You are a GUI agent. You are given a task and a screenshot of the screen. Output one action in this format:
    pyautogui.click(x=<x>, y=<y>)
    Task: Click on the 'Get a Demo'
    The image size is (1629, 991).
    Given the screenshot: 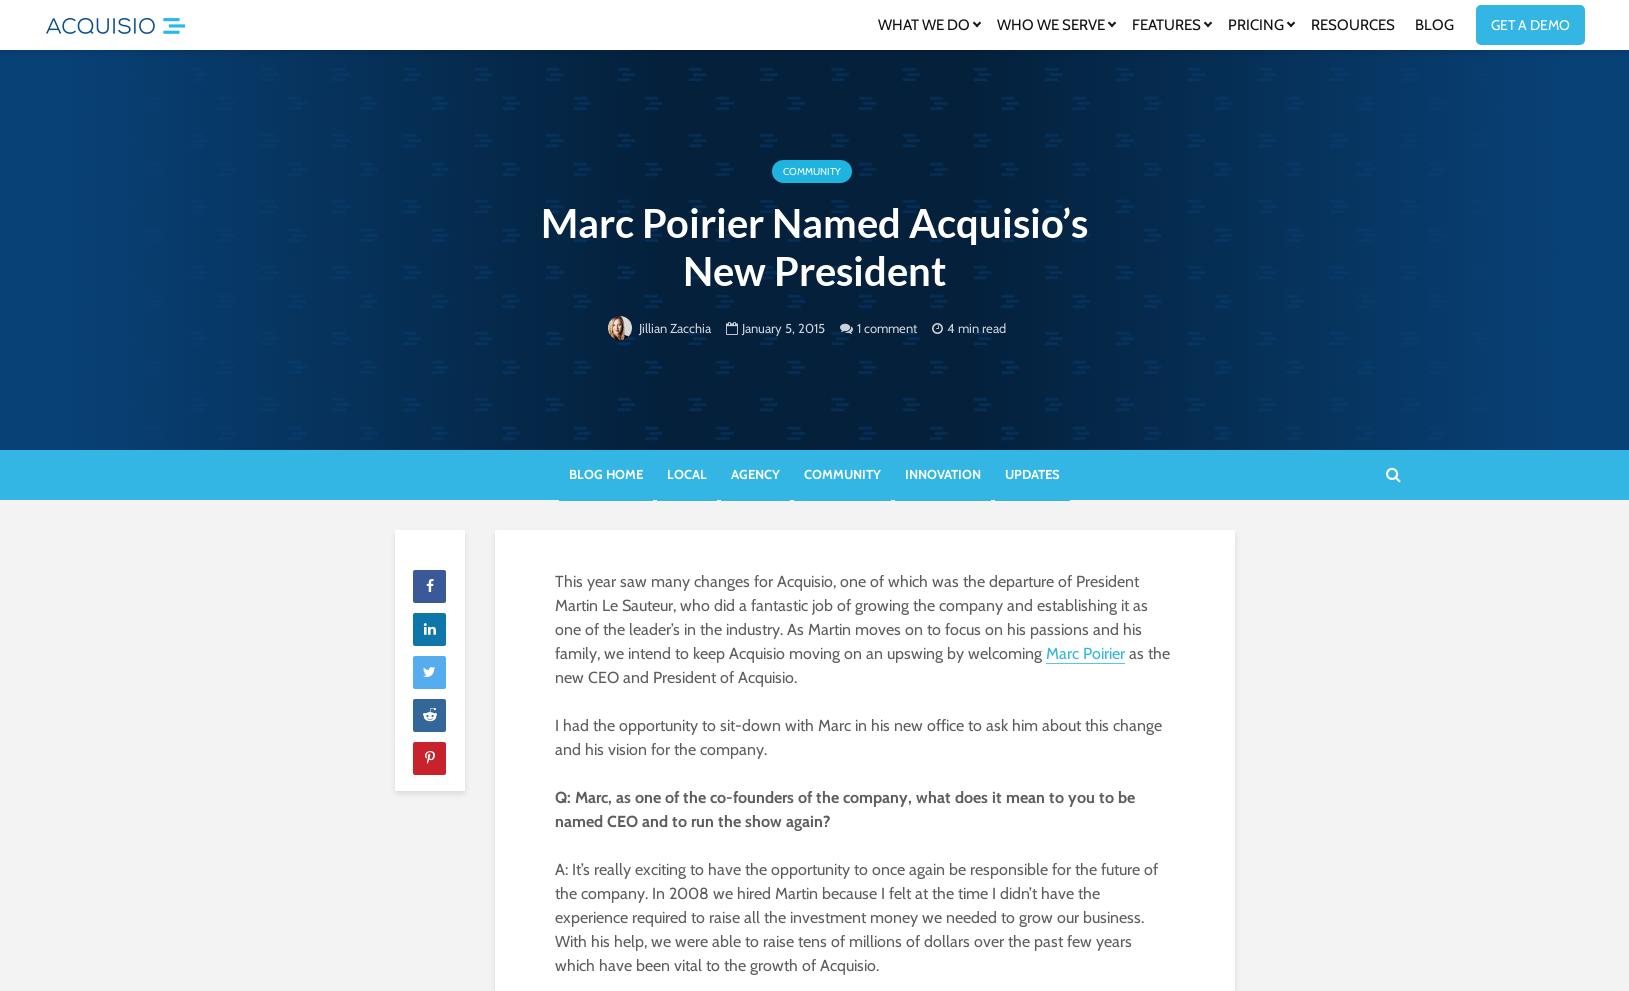 What is the action you would take?
    pyautogui.click(x=1529, y=23)
    